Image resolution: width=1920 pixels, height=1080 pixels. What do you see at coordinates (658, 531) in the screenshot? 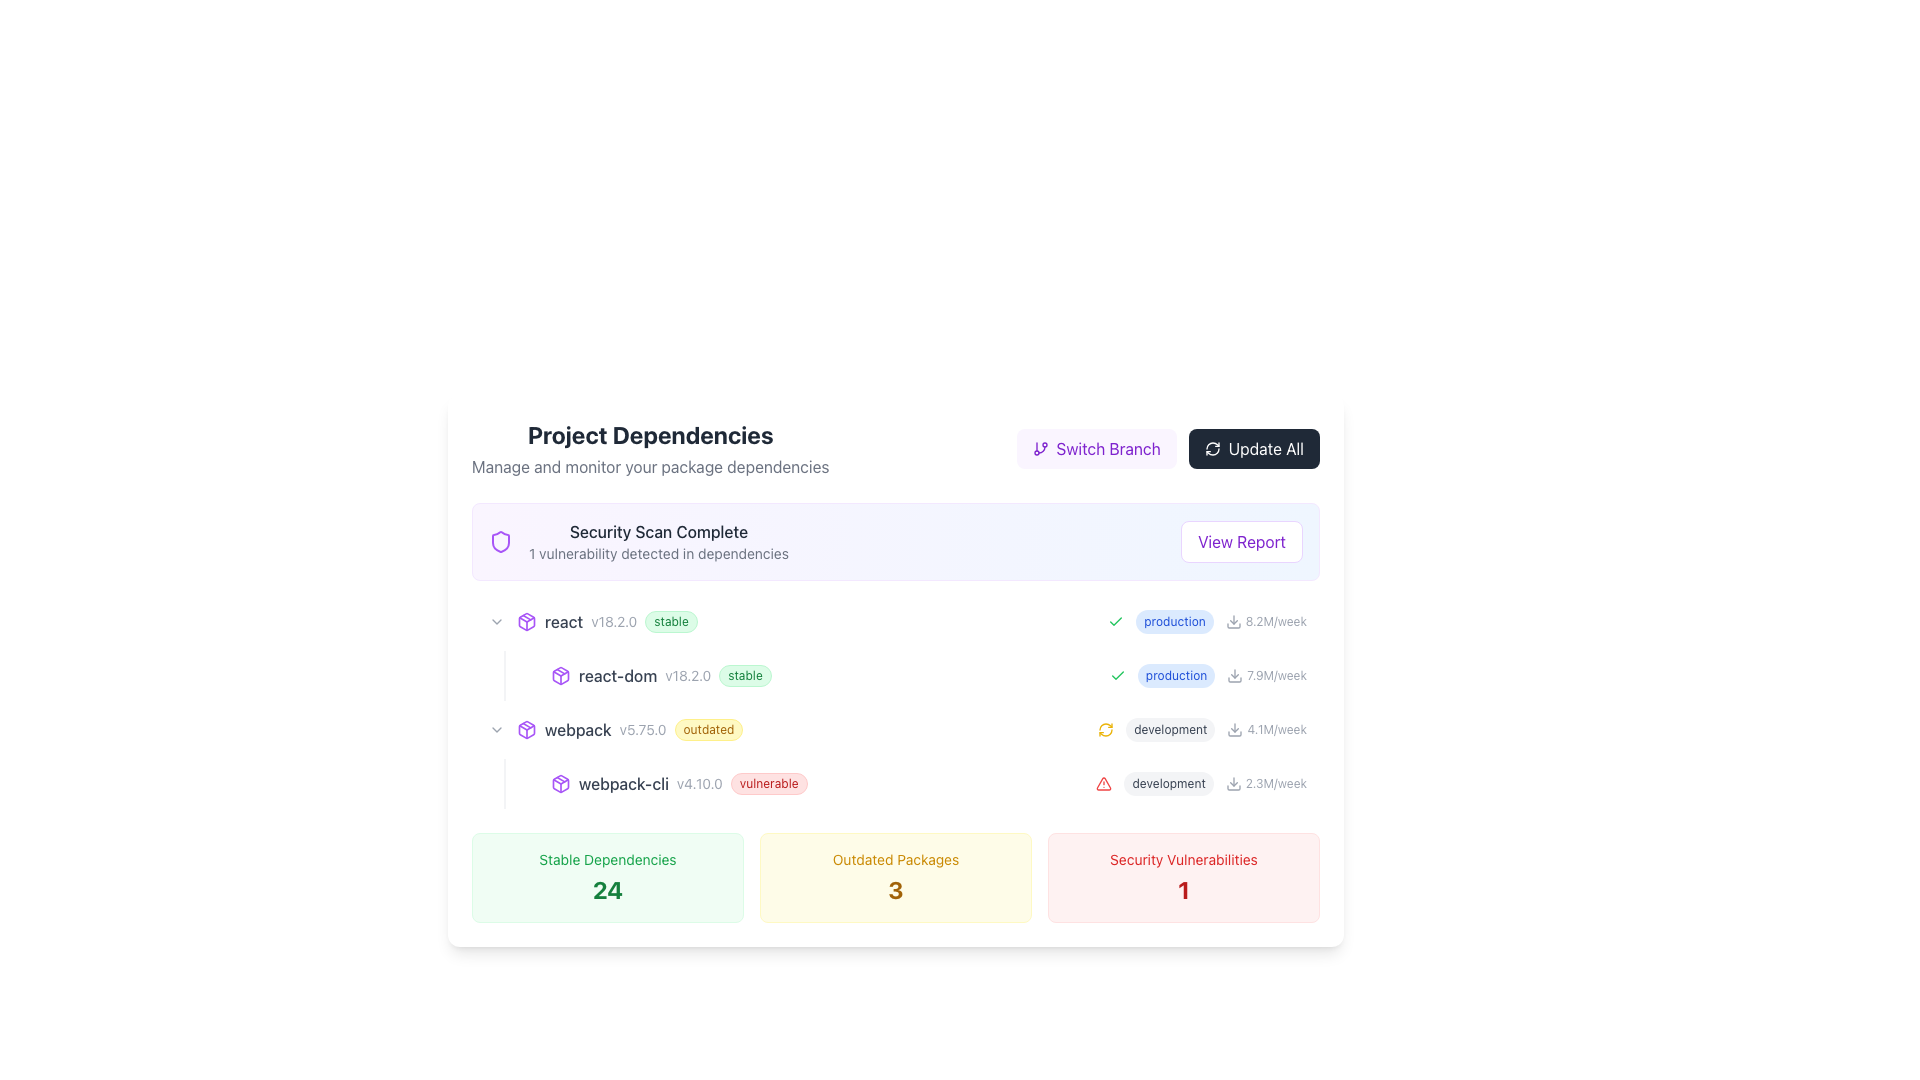
I see `headline text label summarizing the completion of a security scan, which is positioned at the top-center of the card layout for scan results` at bounding box center [658, 531].